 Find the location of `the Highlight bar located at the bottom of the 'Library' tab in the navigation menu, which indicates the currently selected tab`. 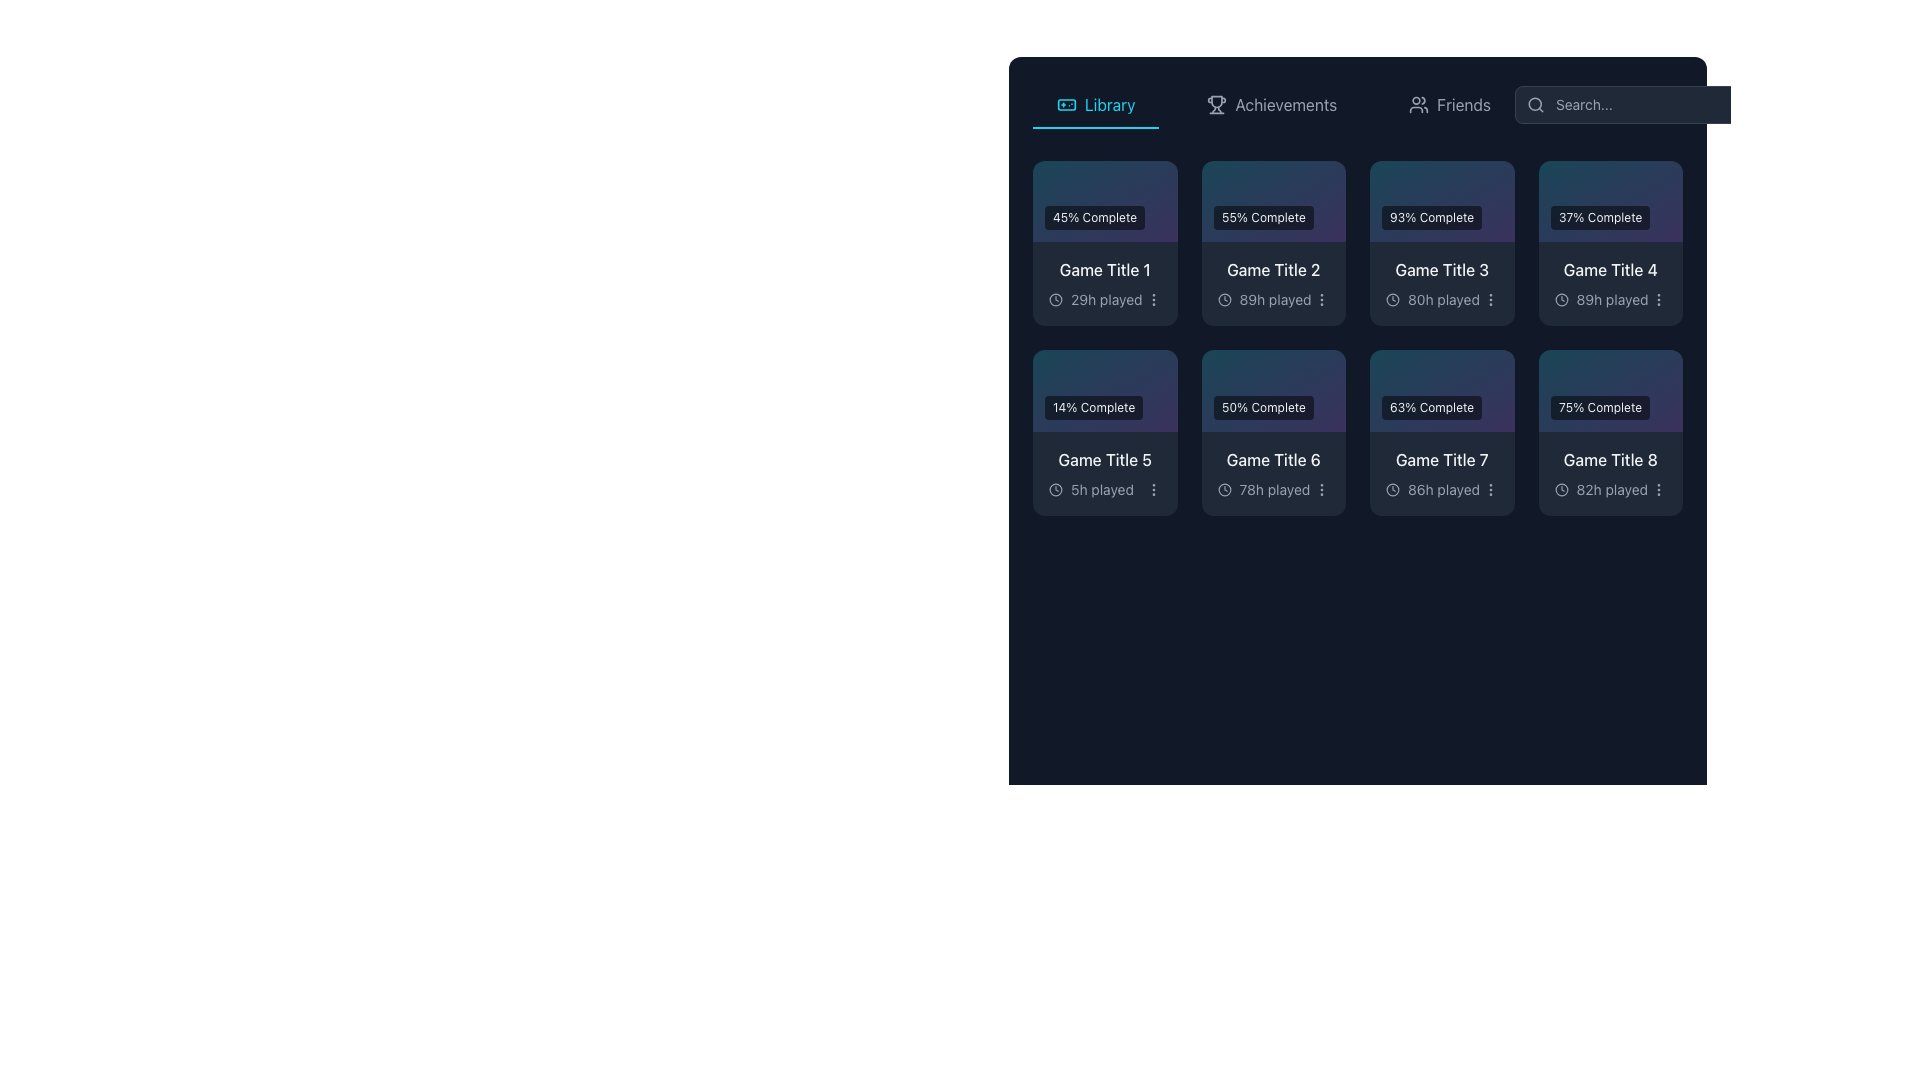

the Highlight bar located at the bottom of the 'Library' tab in the navigation menu, which indicates the currently selected tab is located at coordinates (1095, 127).